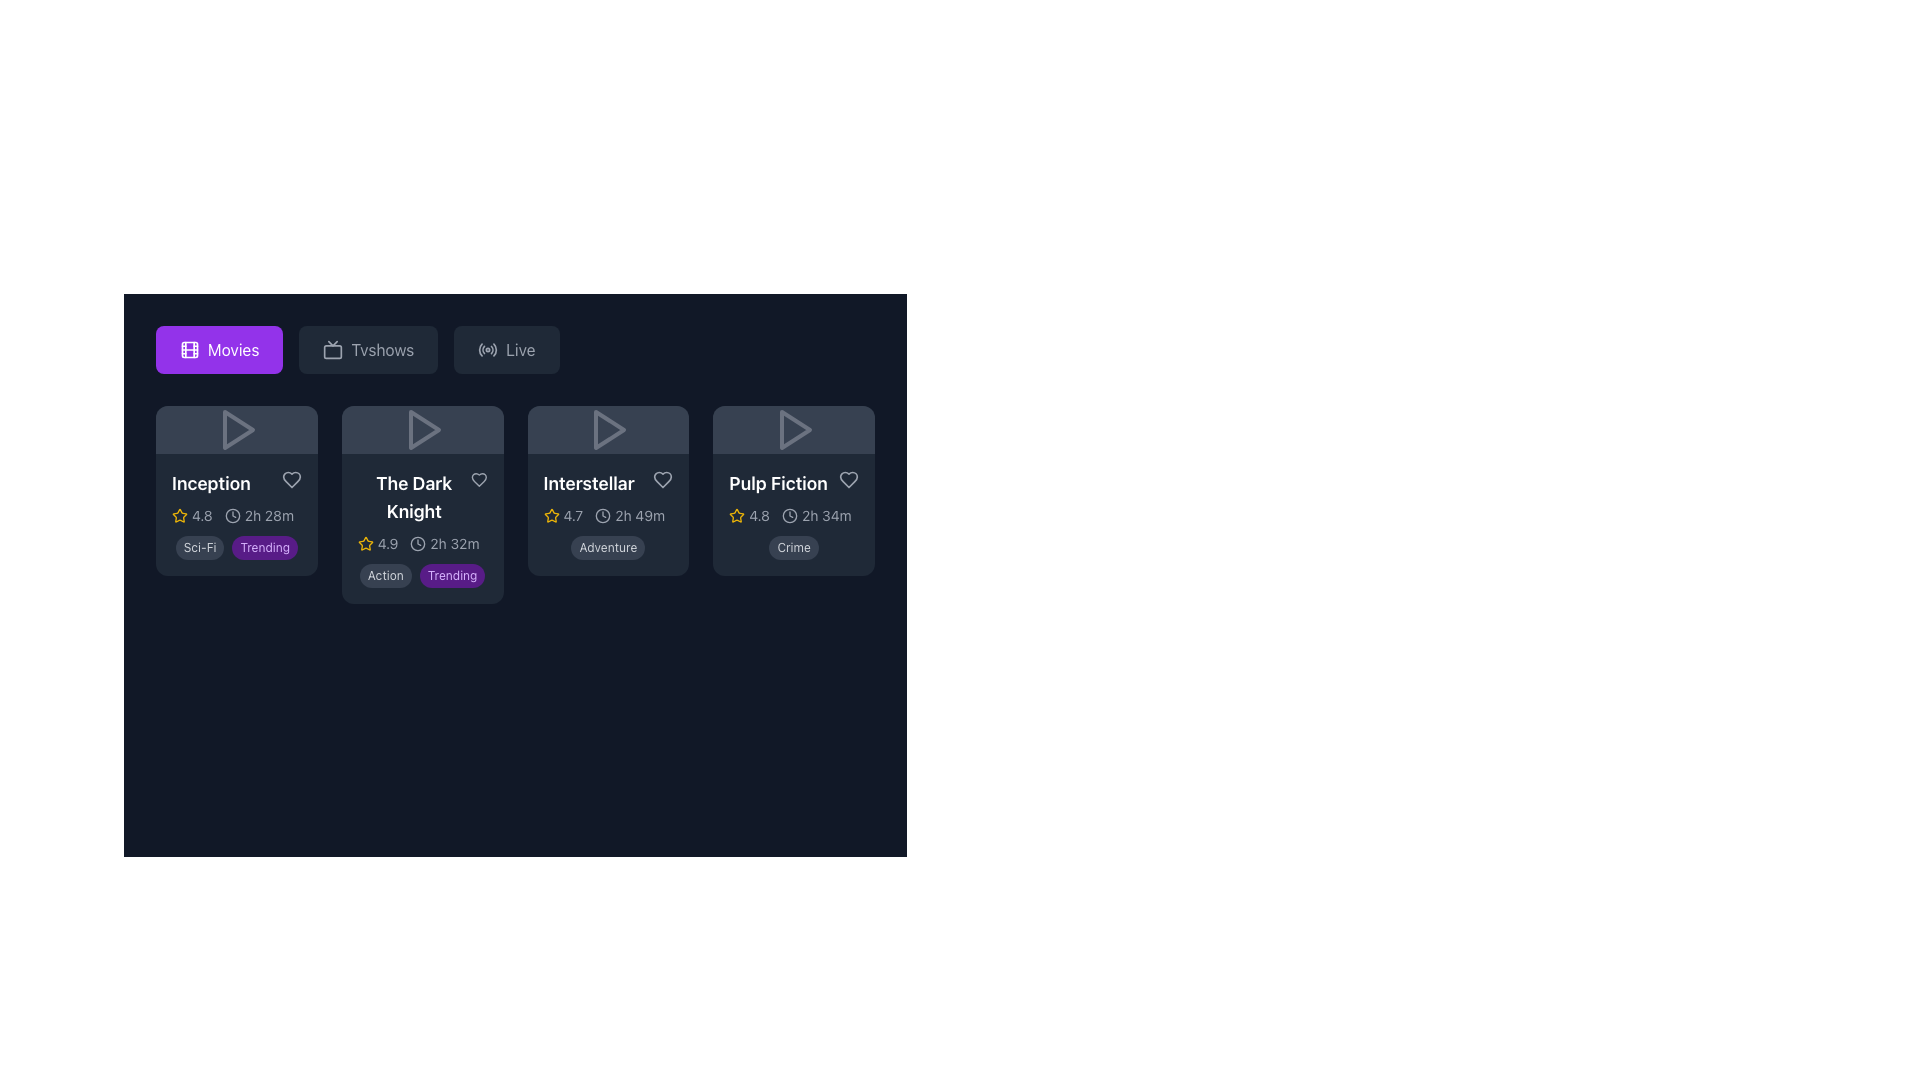  I want to click on the 'Movies' button, which is a rectangular button with rounded corners, a purple background, a white filmstrip icon on the left, and the label 'Movies' in bold white font on the right, to trigger visual hover effects, so click(219, 349).